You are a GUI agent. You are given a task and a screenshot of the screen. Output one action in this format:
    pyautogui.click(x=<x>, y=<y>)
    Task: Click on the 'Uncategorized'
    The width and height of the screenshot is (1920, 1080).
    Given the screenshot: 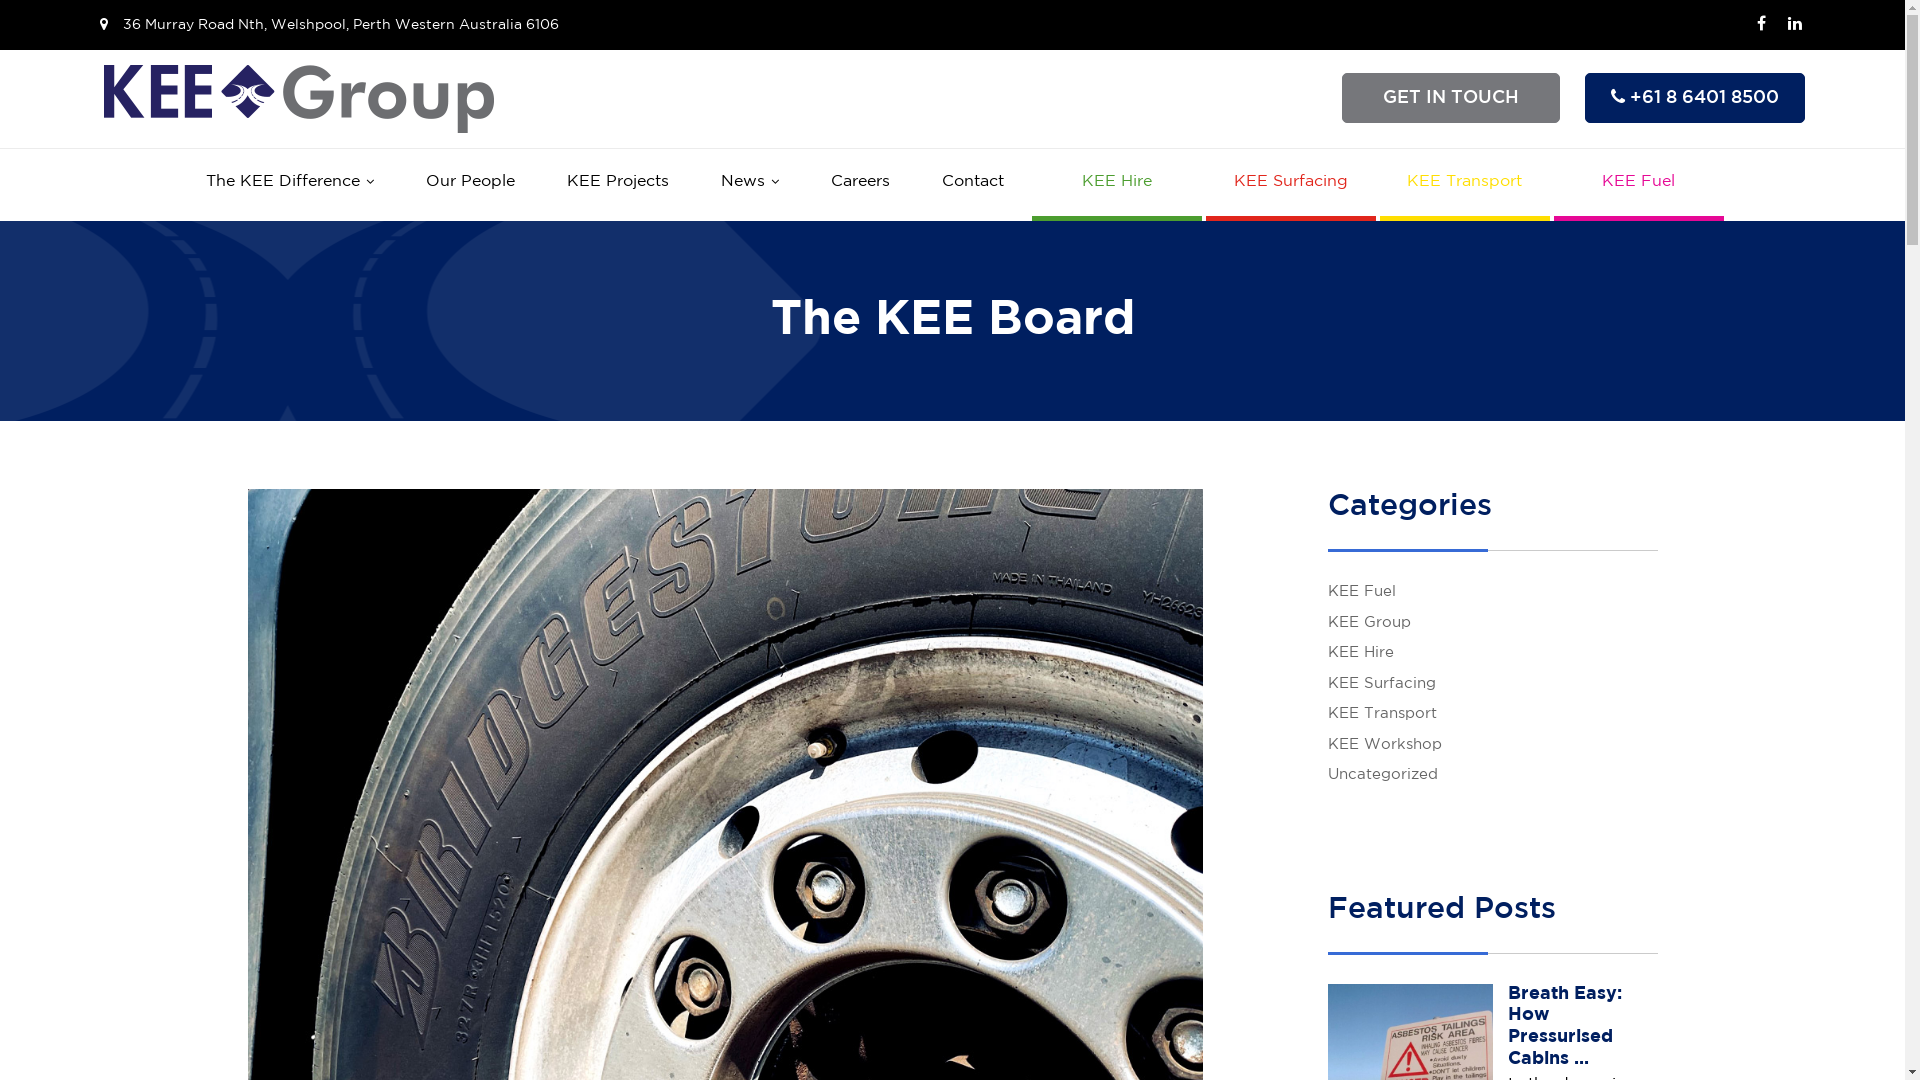 What is the action you would take?
    pyautogui.click(x=1381, y=773)
    